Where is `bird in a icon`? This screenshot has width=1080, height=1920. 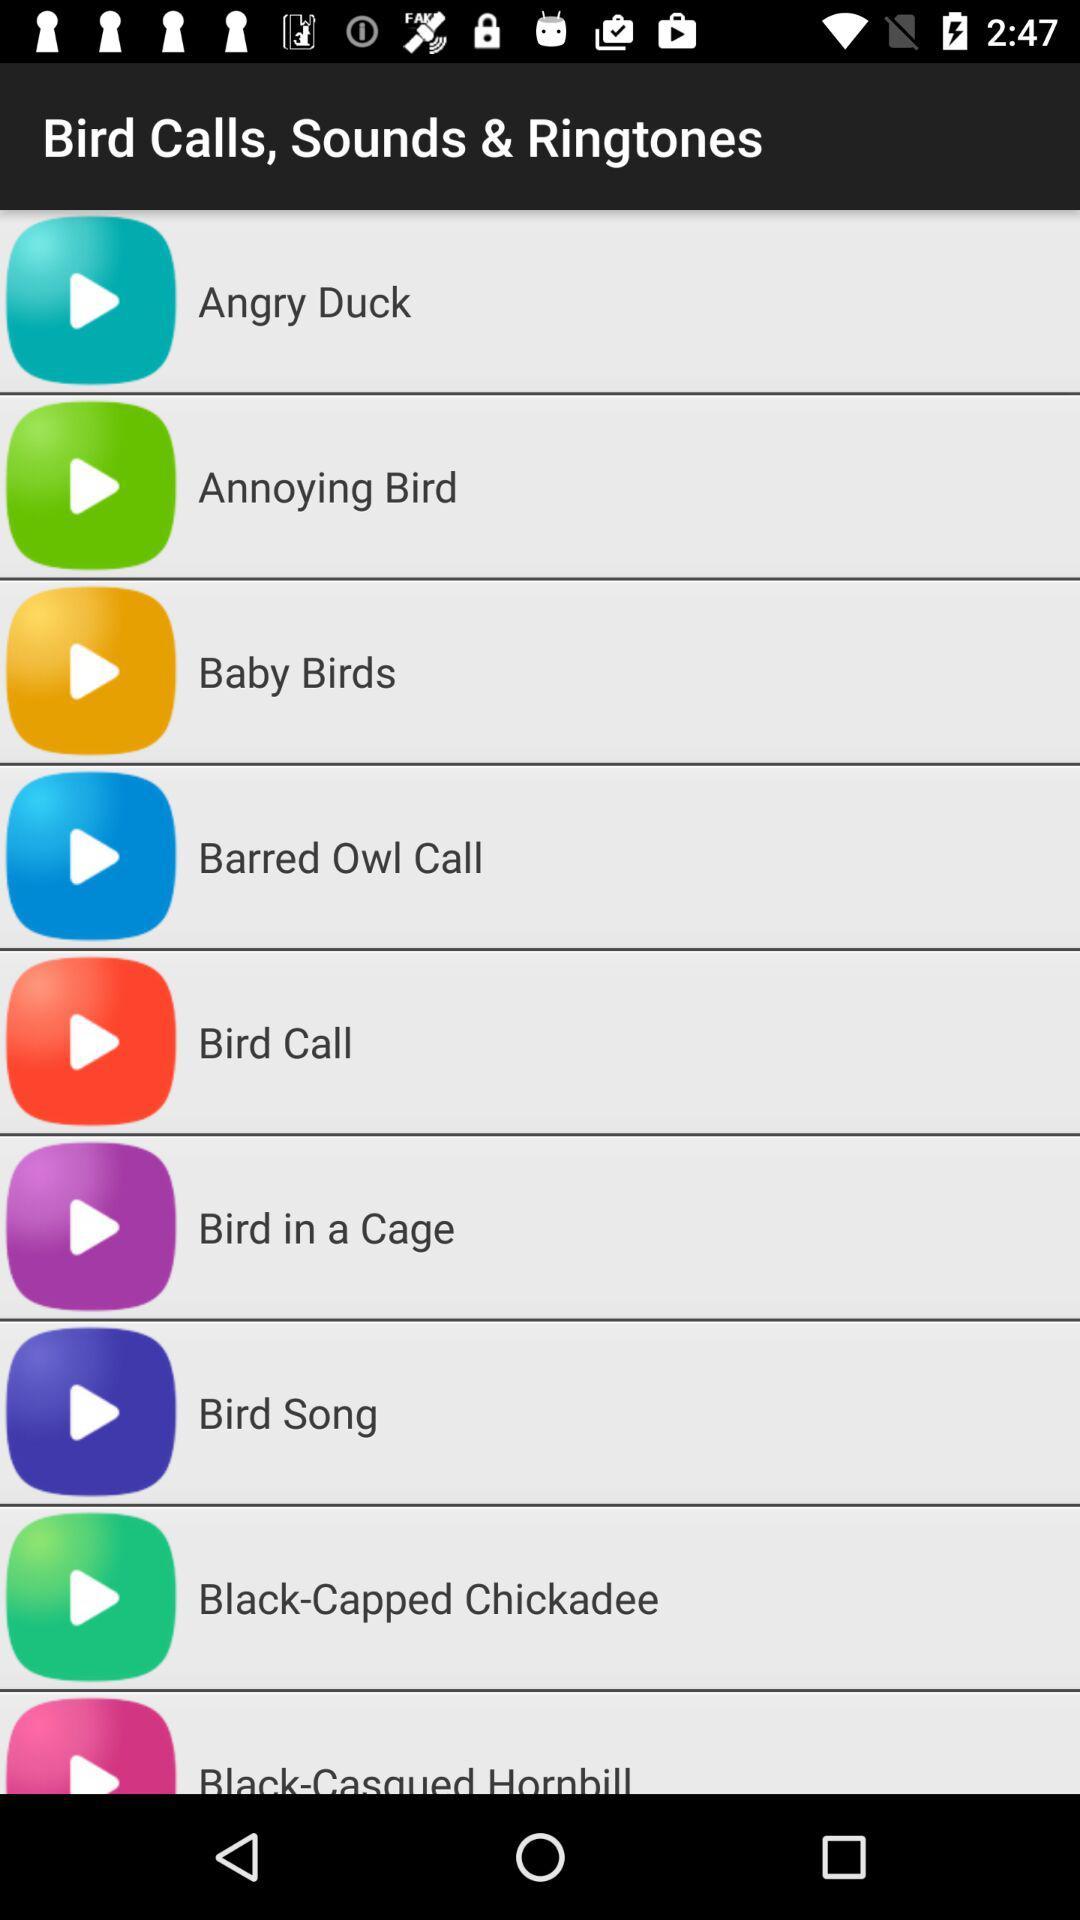 bird in a icon is located at coordinates (631, 1226).